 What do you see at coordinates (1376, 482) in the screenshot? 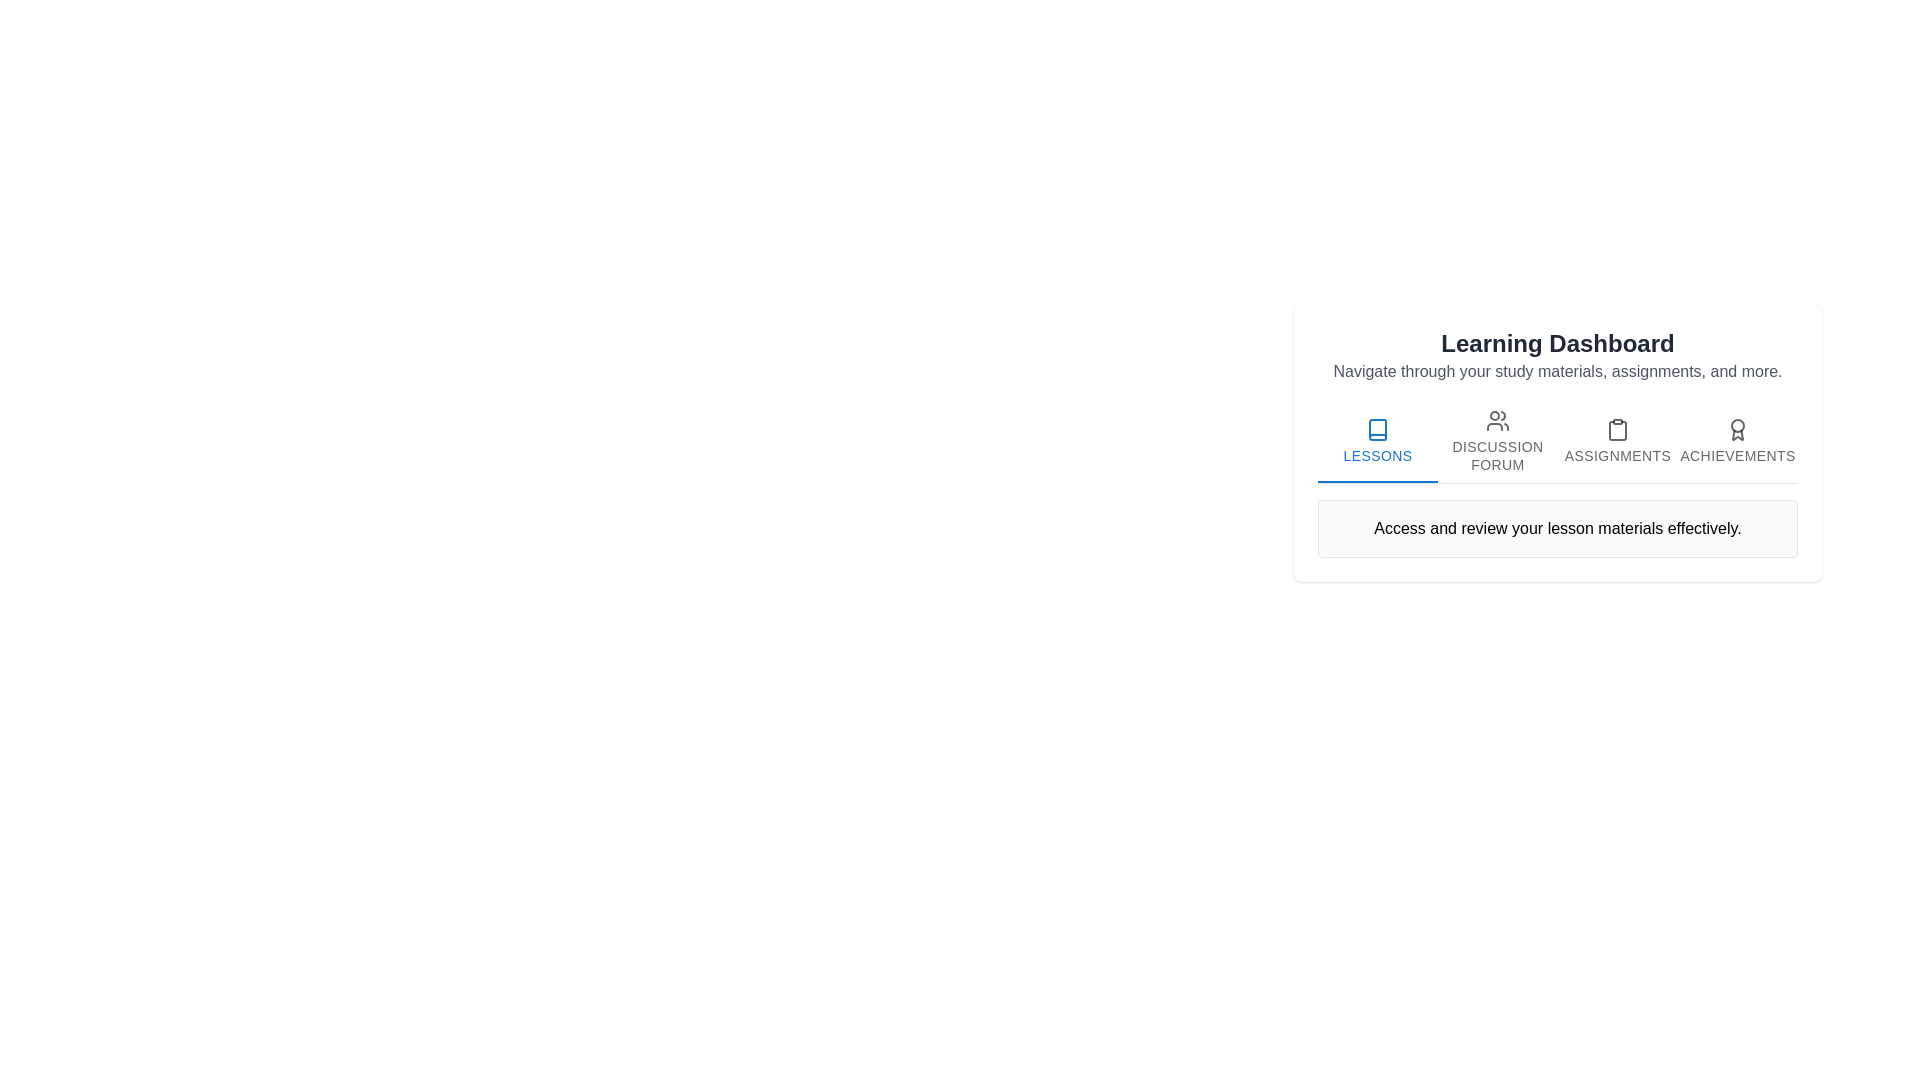
I see `the Indicator bar that visually indicates the currently active 'Lessons' tab in the tabbed navigation interface` at bounding box center [1376, 482].